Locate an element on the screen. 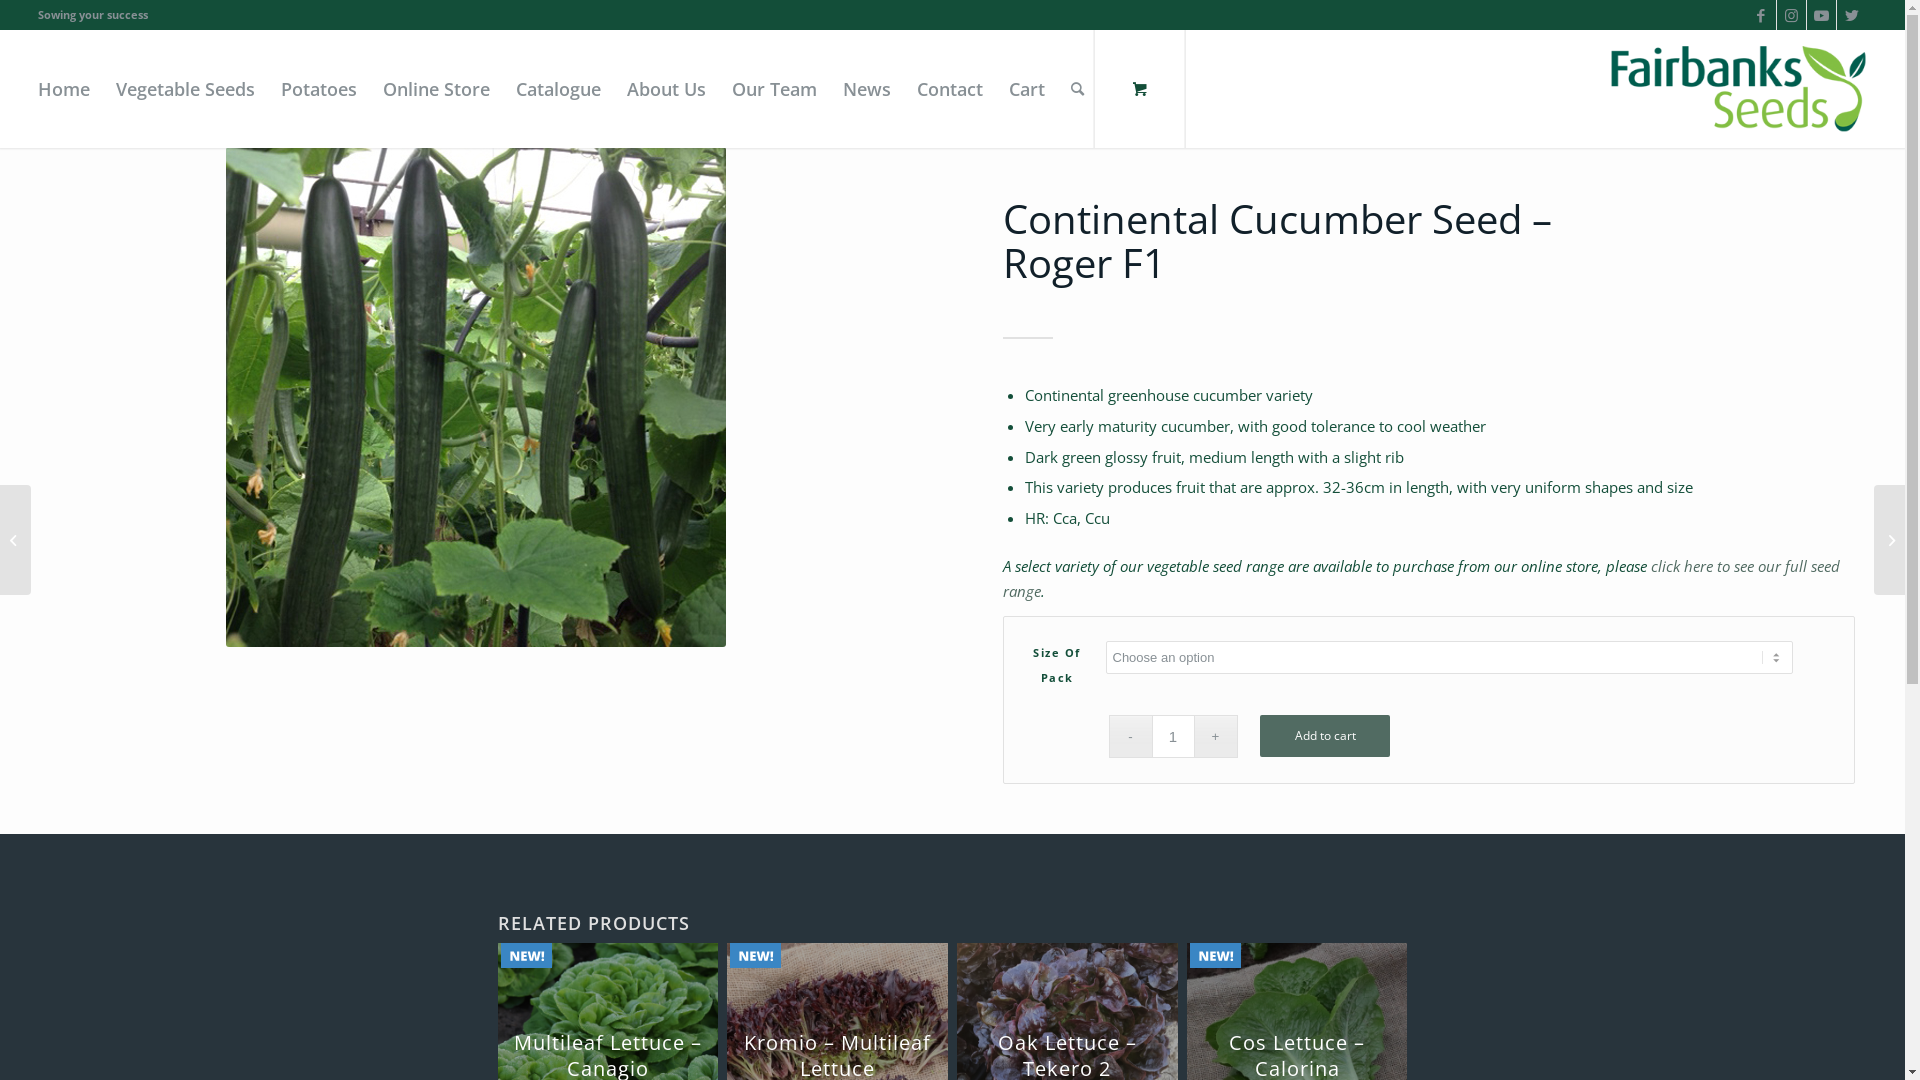 This screenshot has height=1080, width=1920. 'Contact' is located at coordinates (949, 87).